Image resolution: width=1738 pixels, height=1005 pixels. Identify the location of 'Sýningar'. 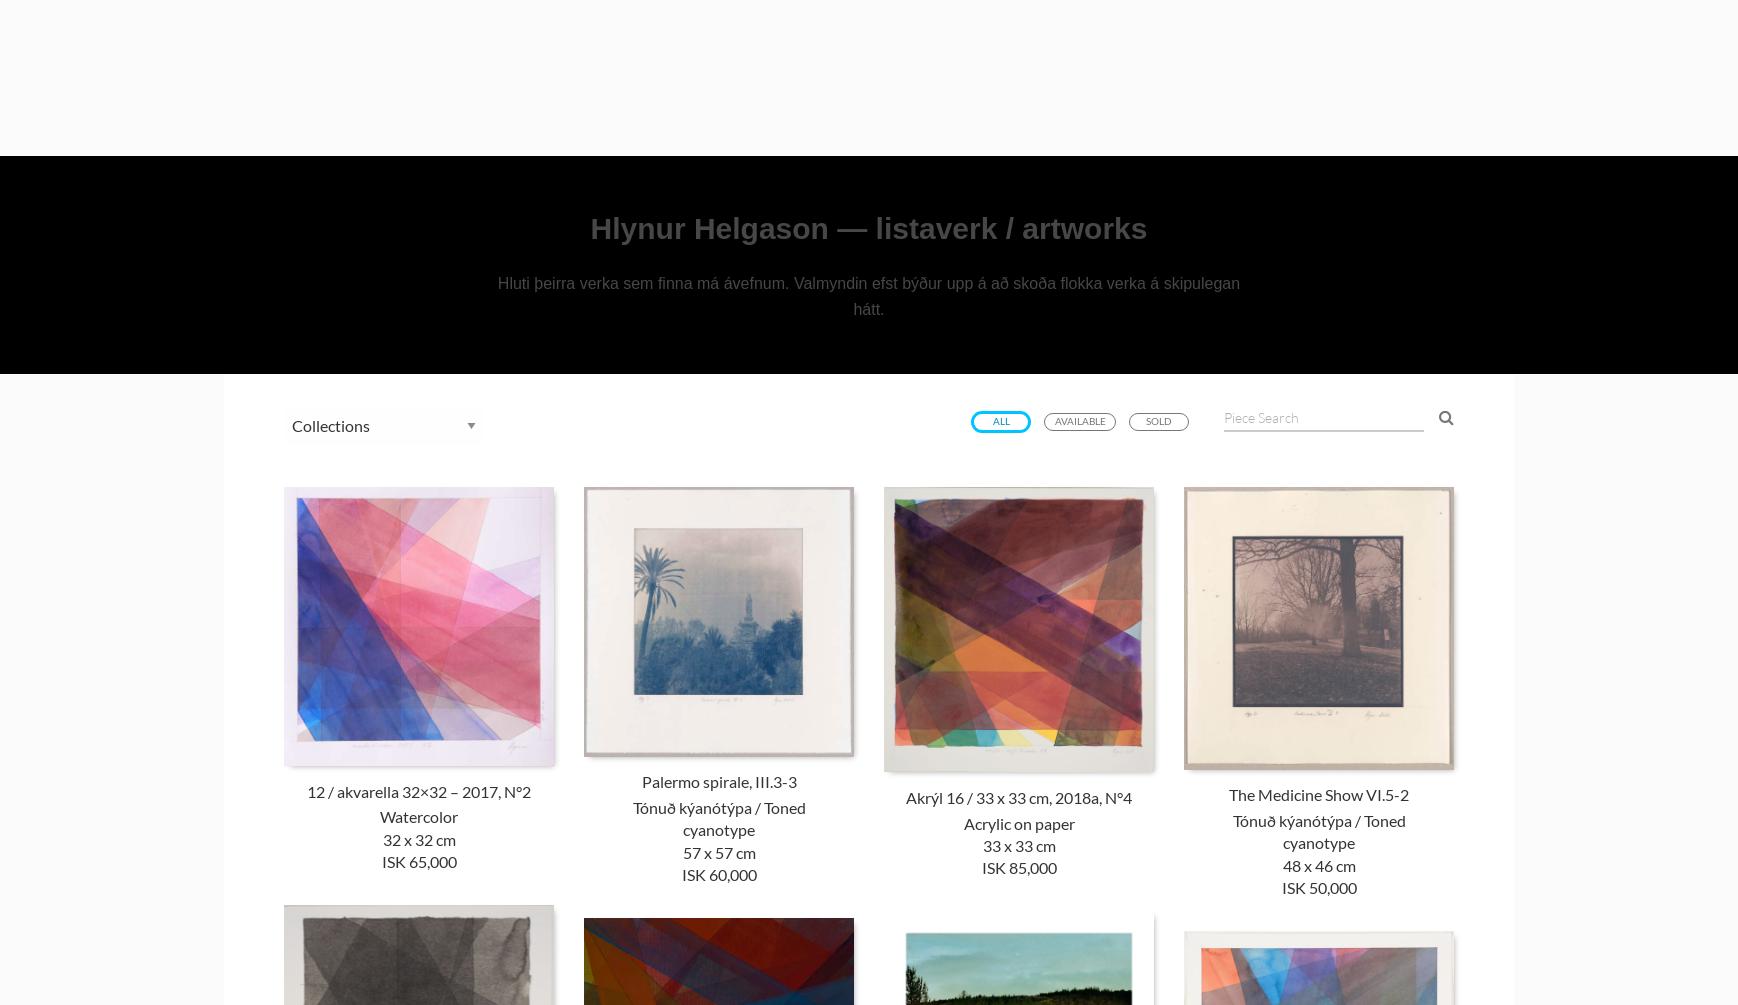
(1305, 87).